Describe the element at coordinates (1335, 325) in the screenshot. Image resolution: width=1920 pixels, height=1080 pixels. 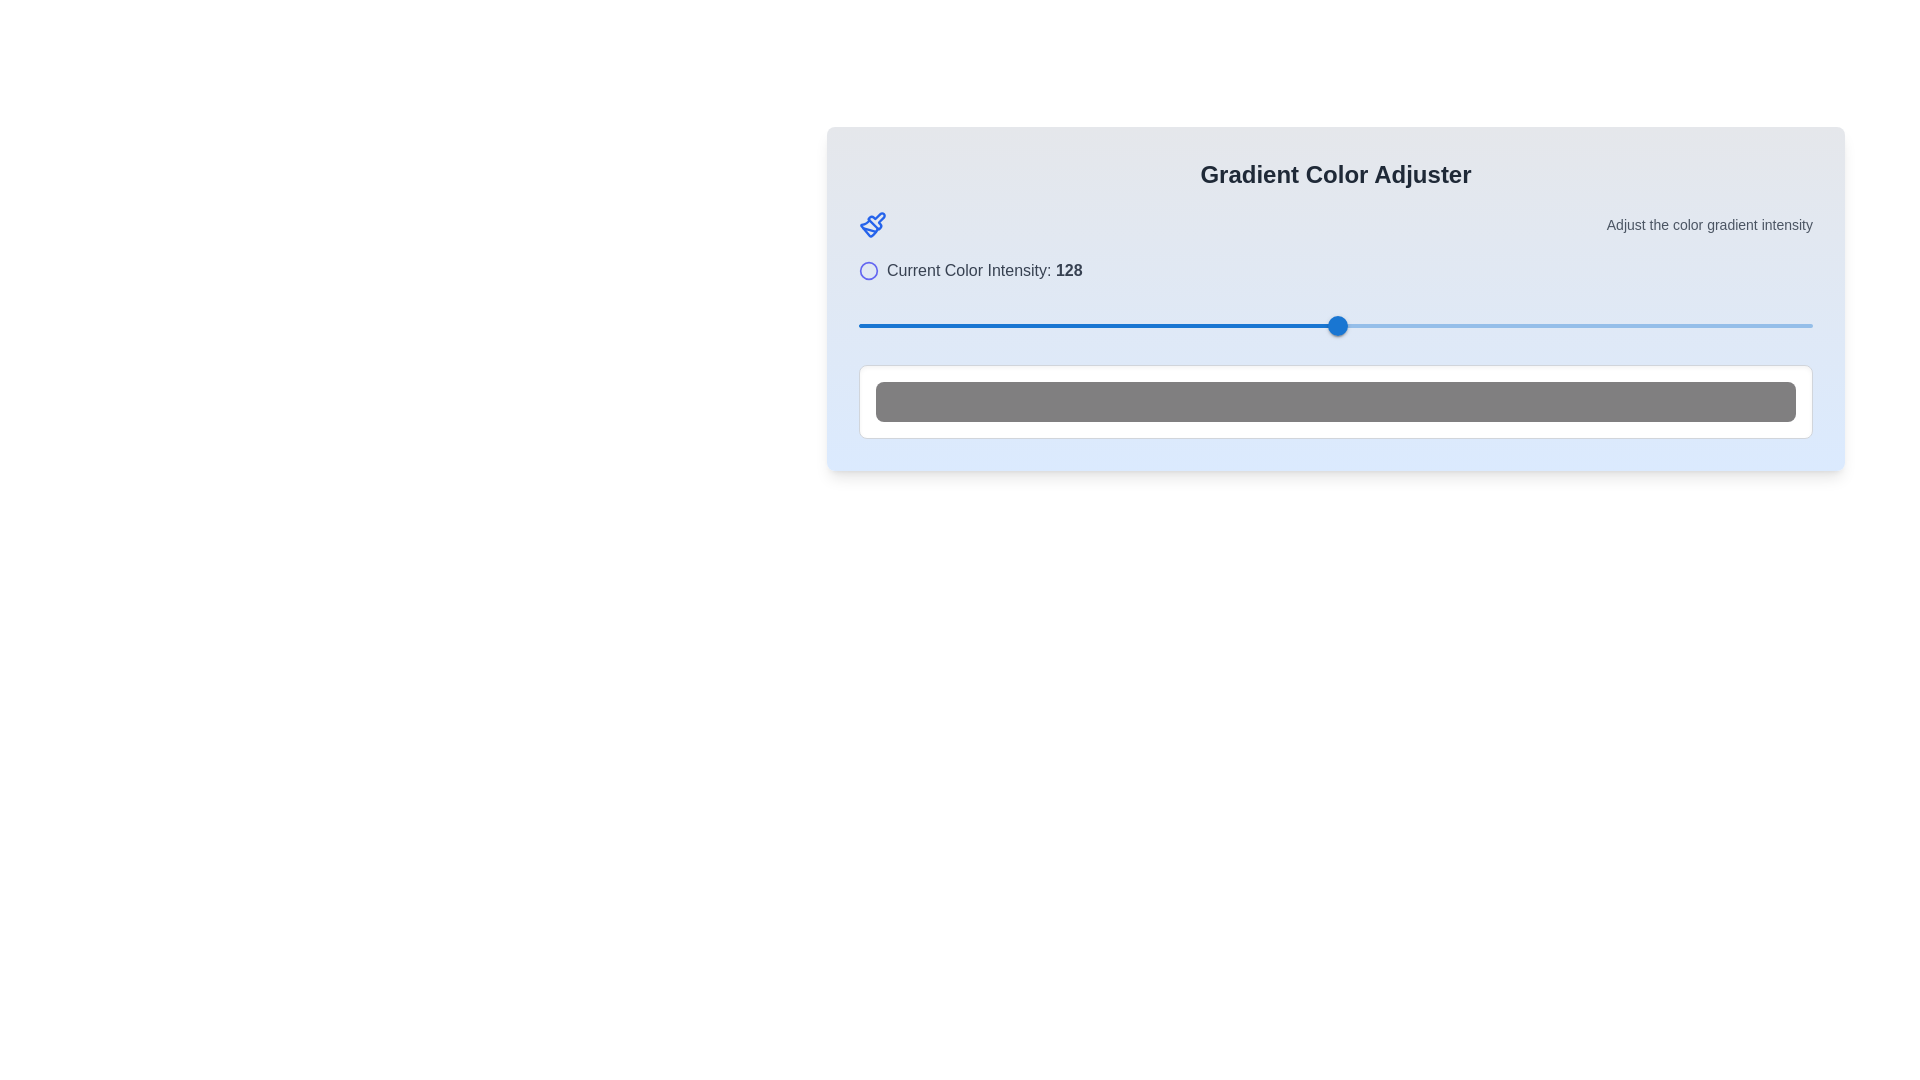
I see `the track of the horizontal slider located below the text 'Current Color Intensity: 128' to reposition the thumb control` at that location.